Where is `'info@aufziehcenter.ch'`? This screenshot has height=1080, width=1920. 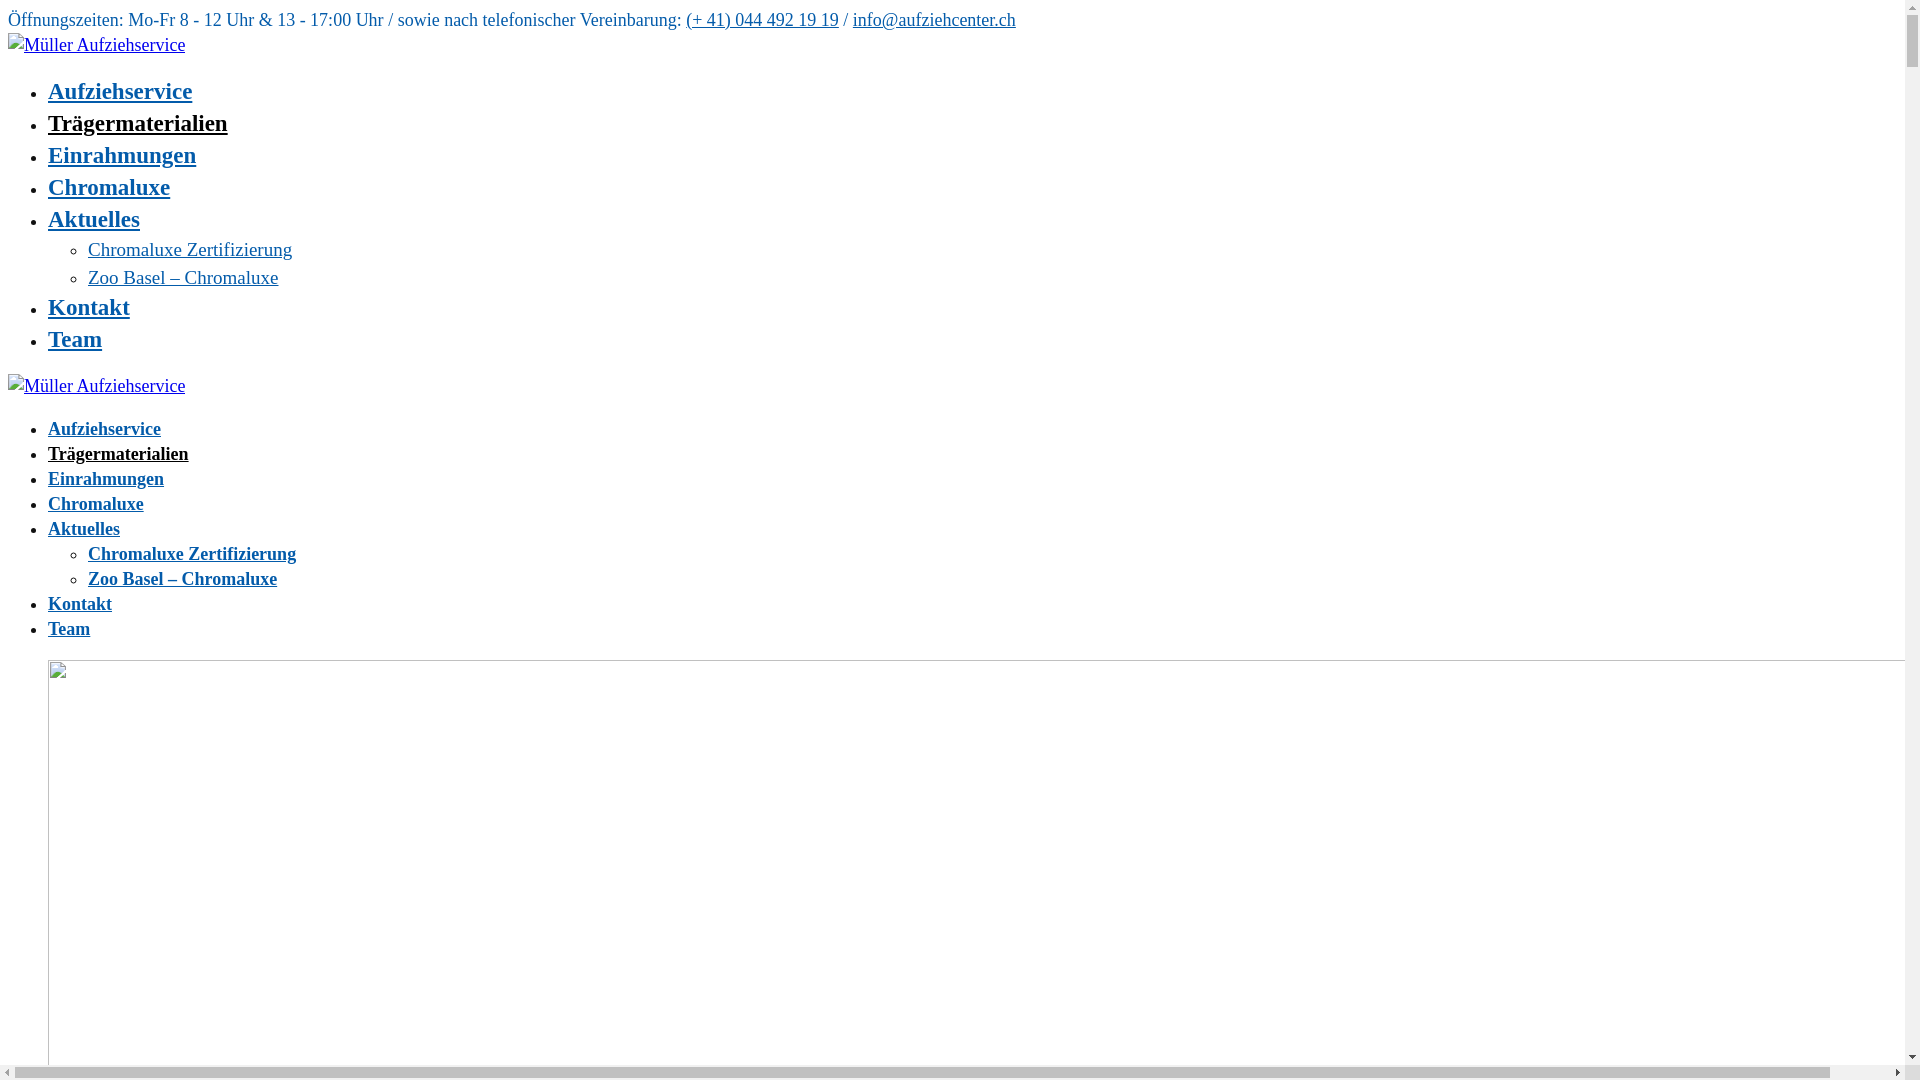 'info@aufziehcenter.ch' is located at coordinates (933, 19).